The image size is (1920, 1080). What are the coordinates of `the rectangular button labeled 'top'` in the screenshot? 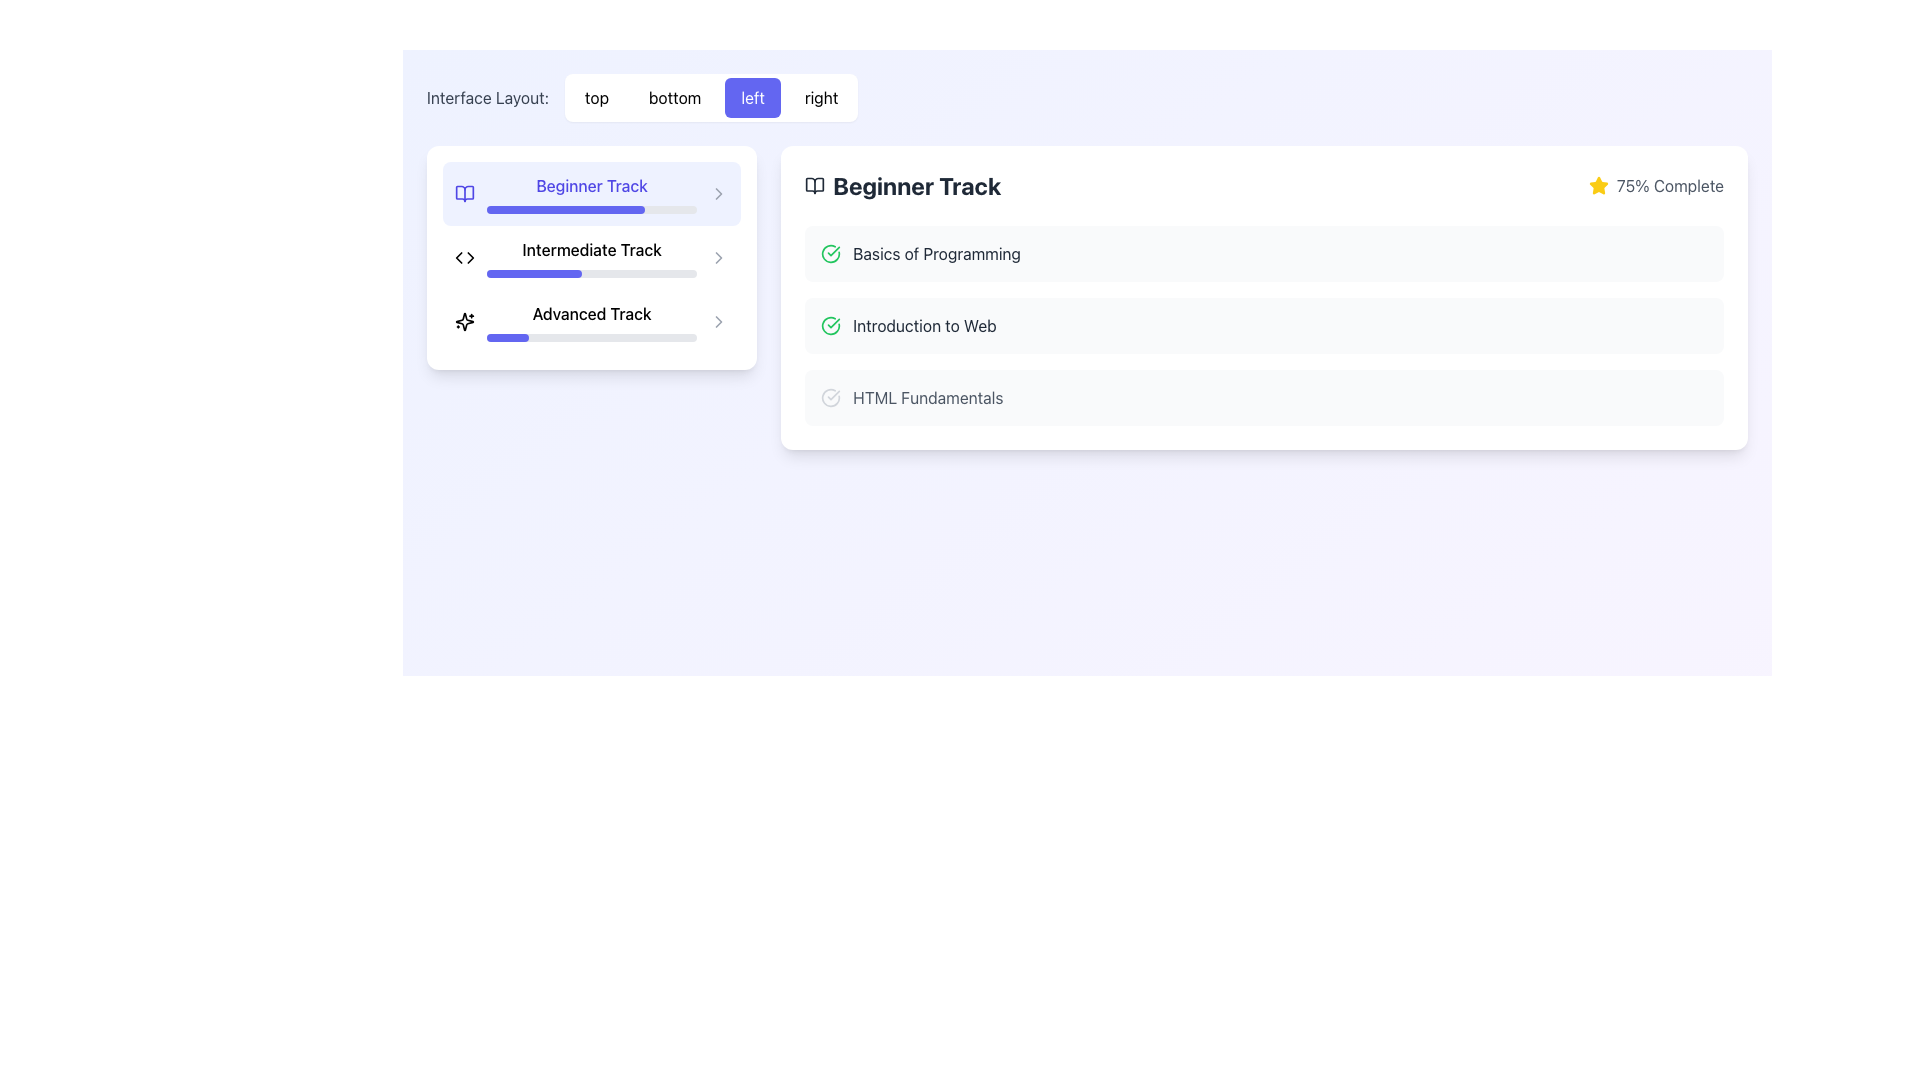 It's located at (595, 97).